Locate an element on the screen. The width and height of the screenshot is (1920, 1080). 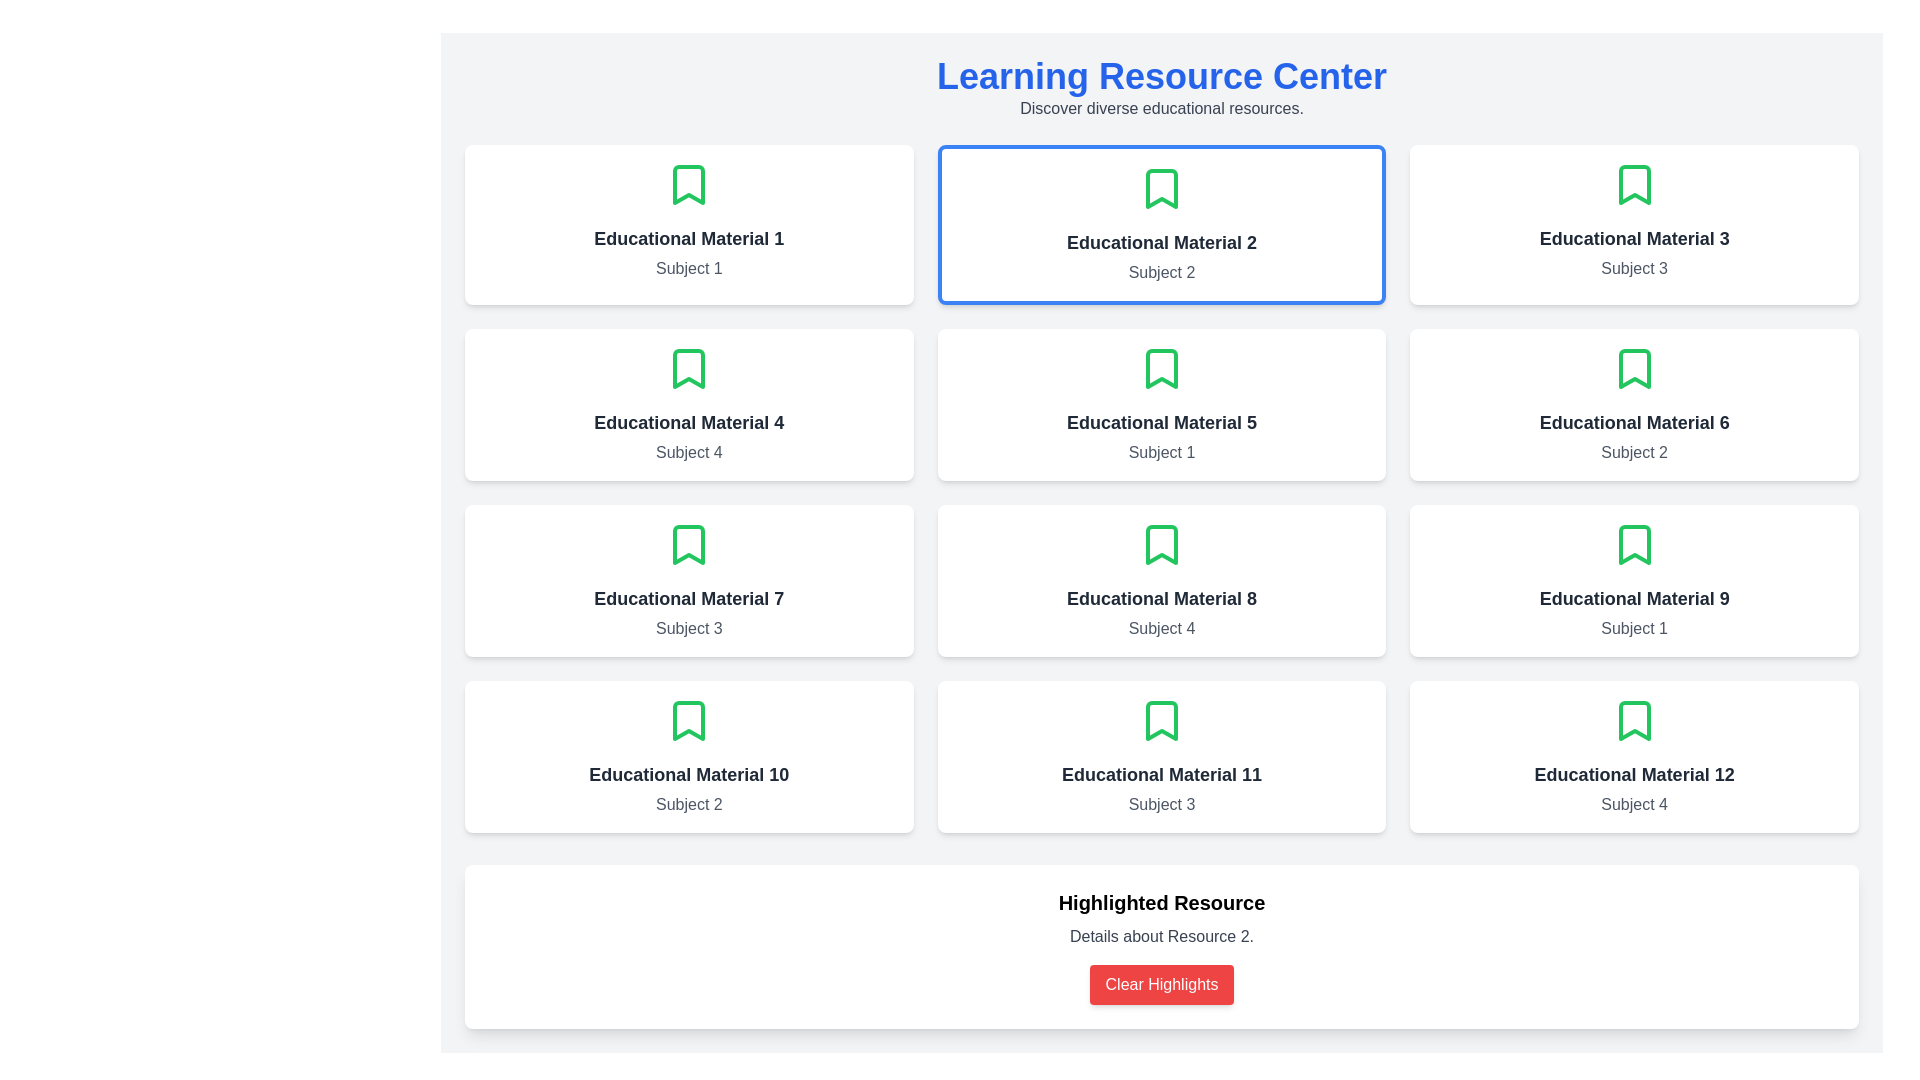
the Information card located at the bottom right corner of the grid to observe the zoom effect is located at coordinates (1634, 756).